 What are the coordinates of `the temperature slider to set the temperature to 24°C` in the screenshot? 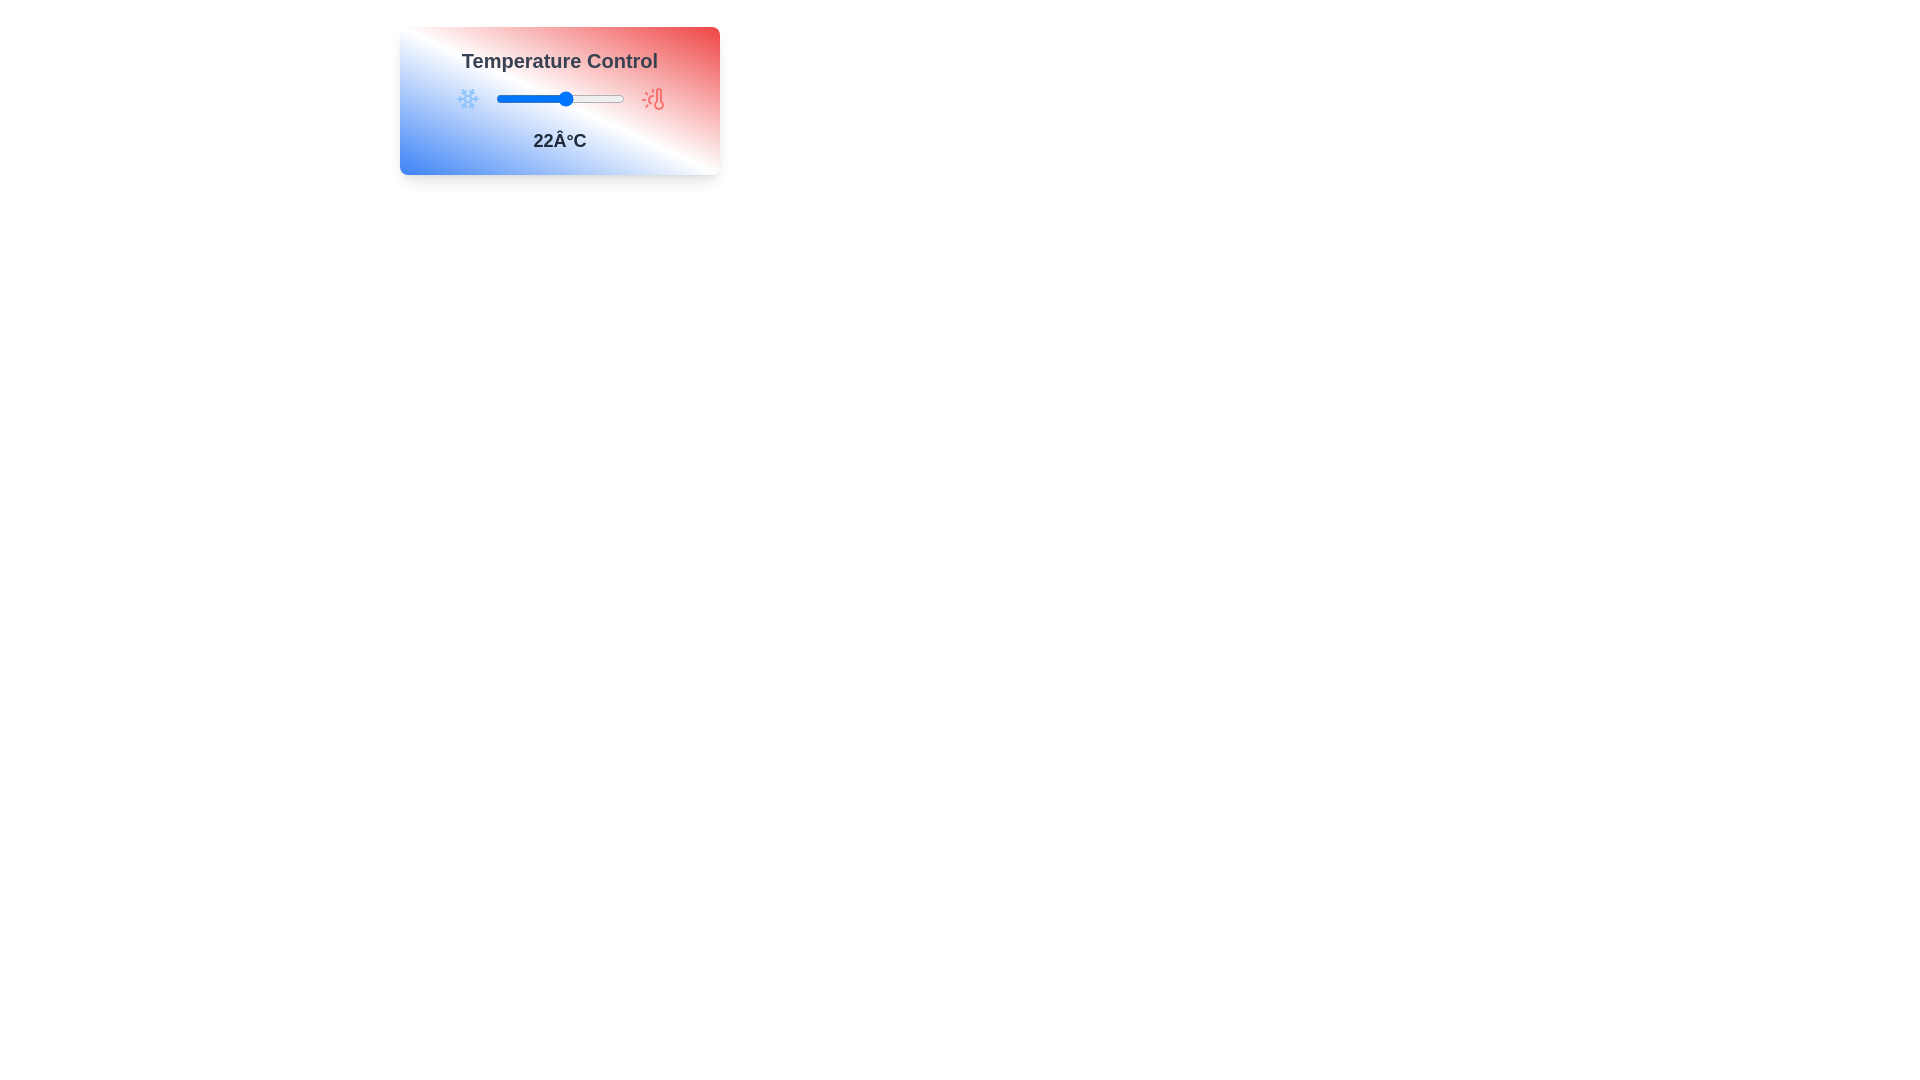 It's located at (571, 99).